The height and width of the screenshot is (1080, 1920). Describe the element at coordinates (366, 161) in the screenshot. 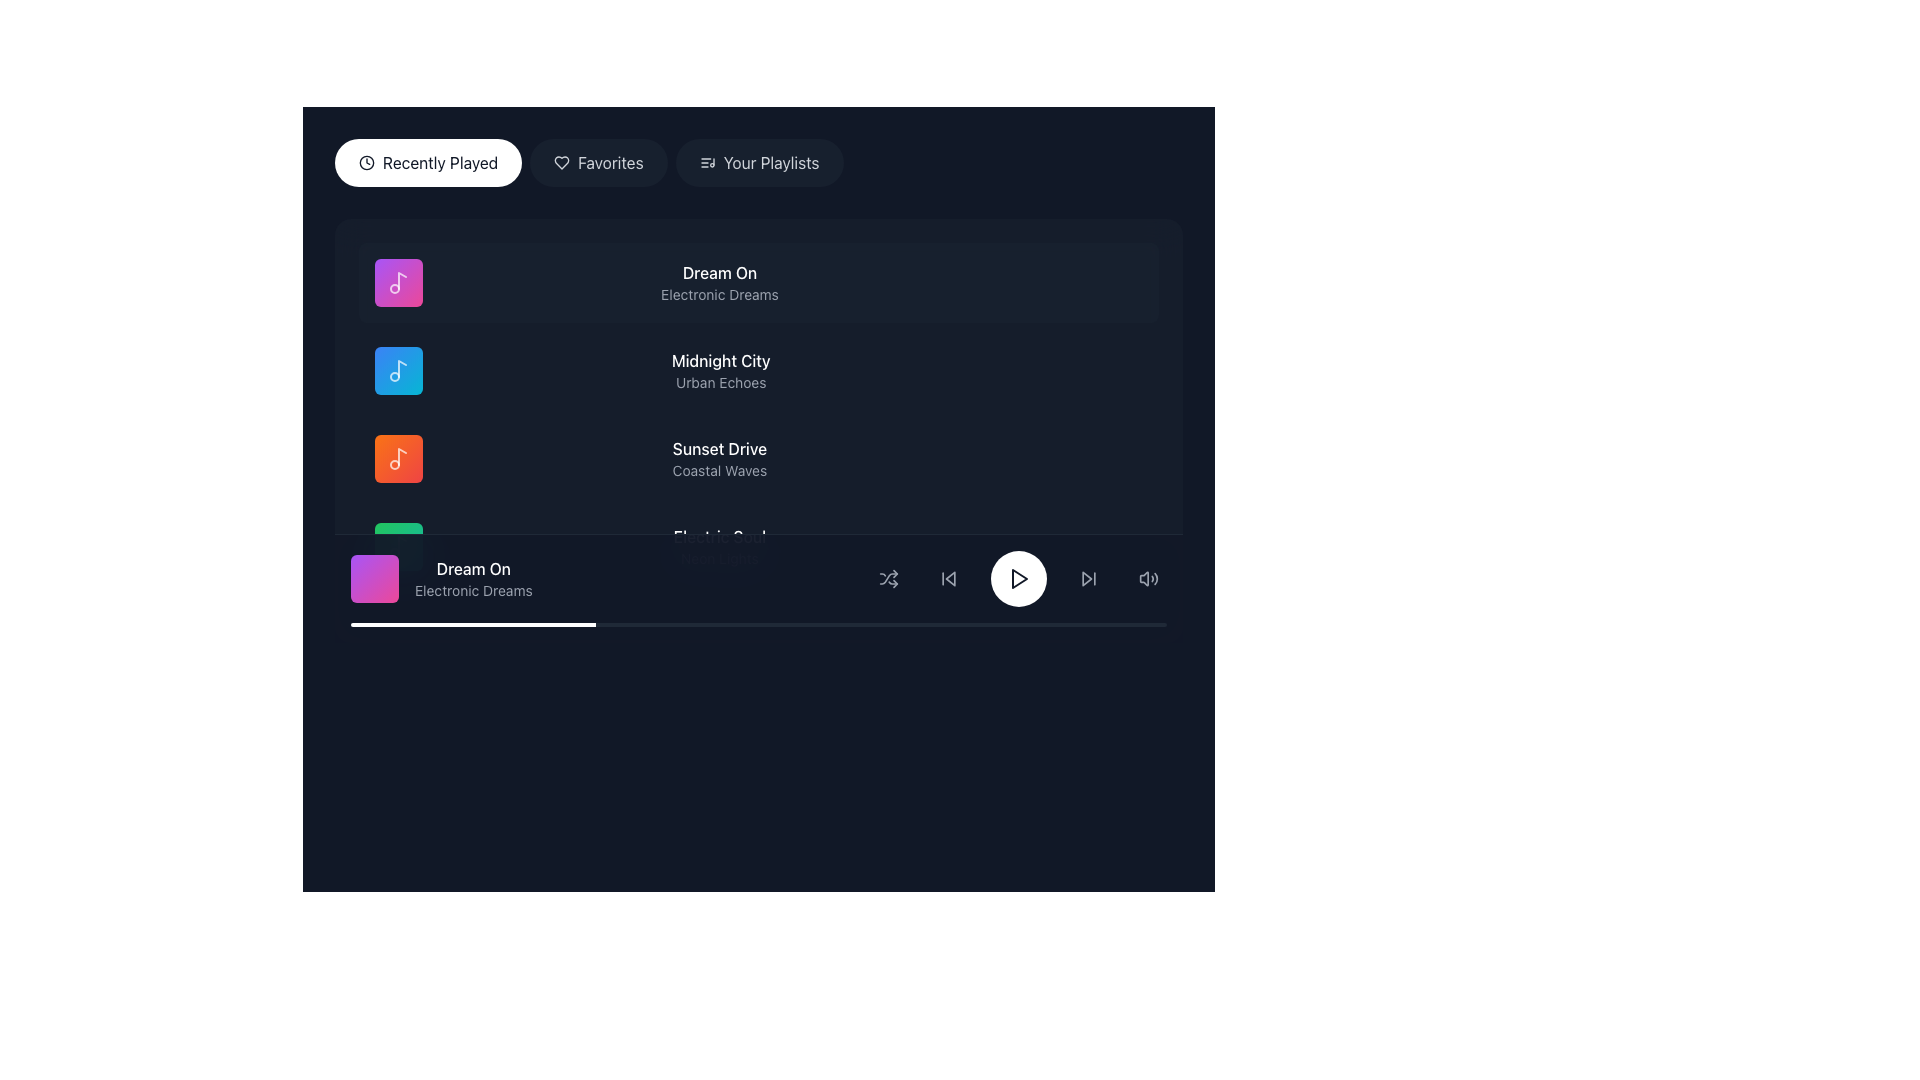

I see `the circular outline of the clock icon, which is part of an SVG graphic located near the top-left region of the interface` at that location.